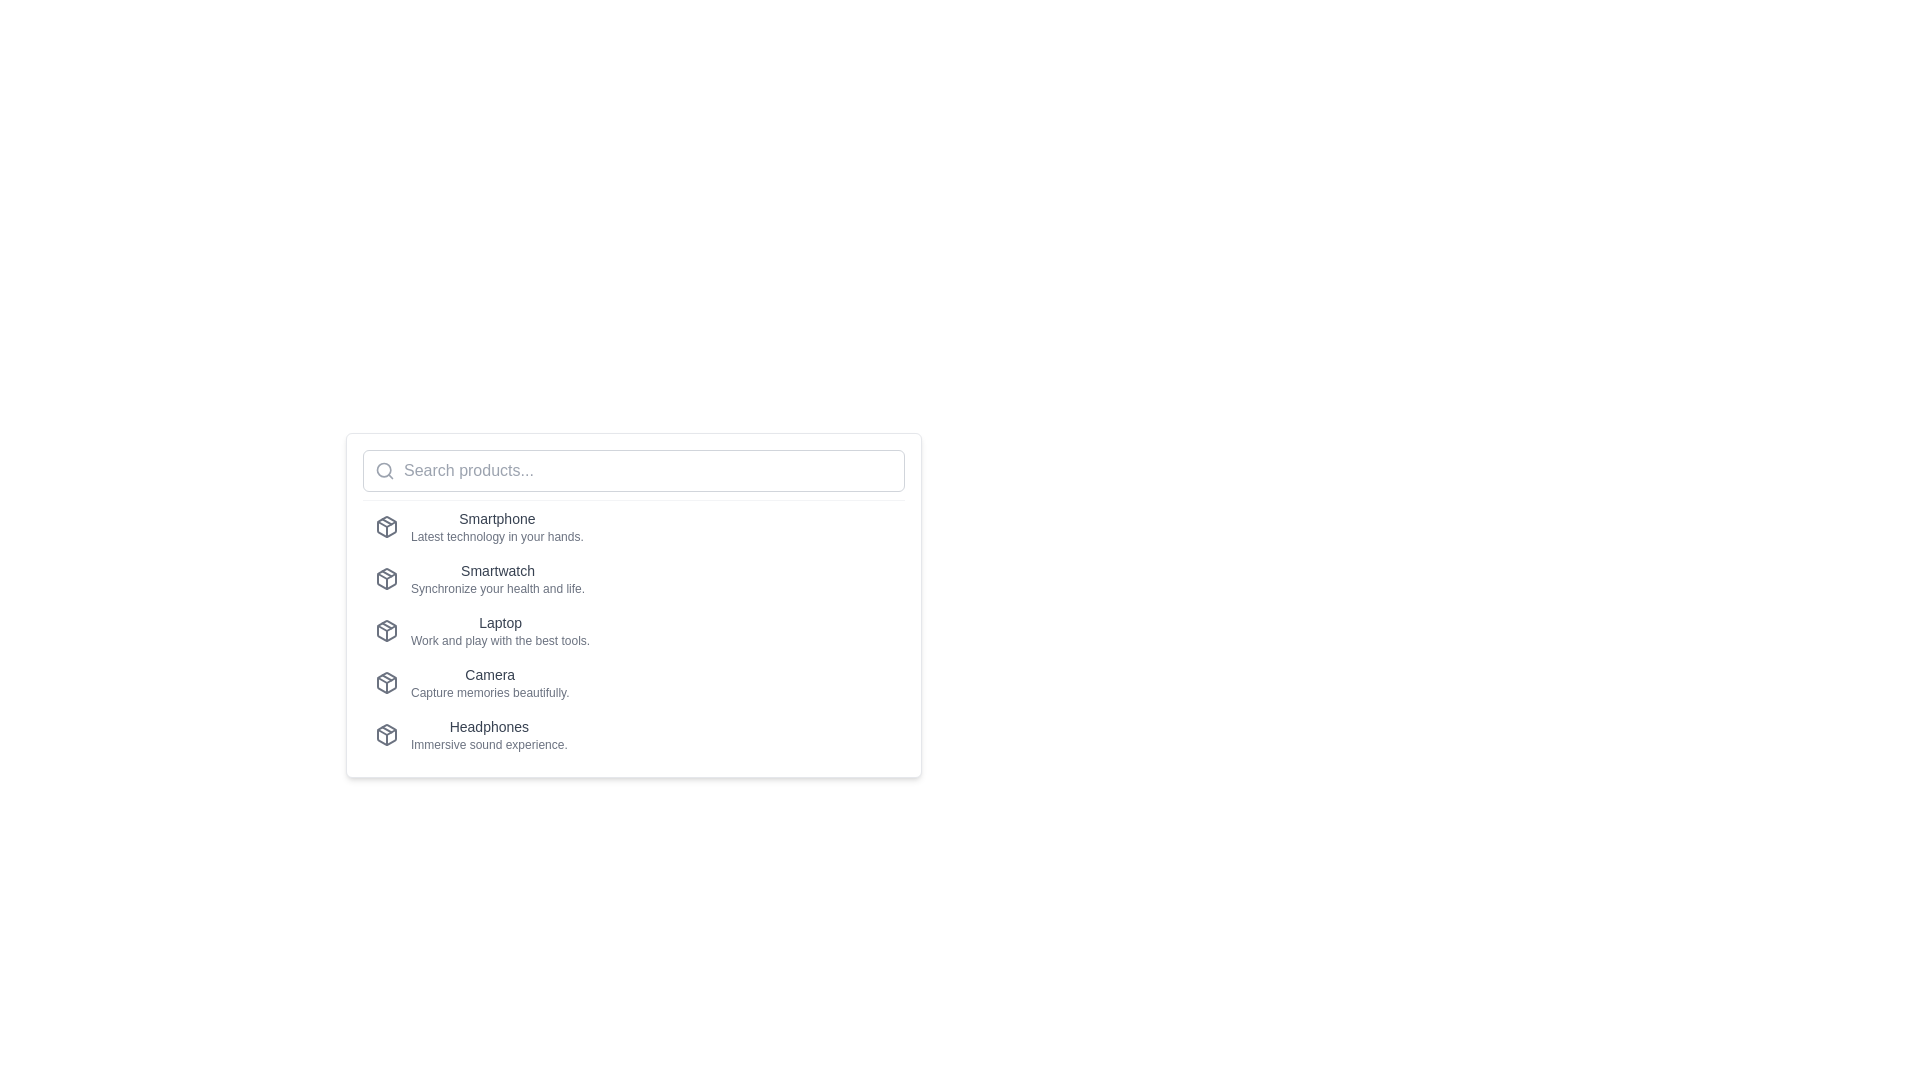 The height and width of the screenshot is (1080, 1920). What do you see at coordinates (497, 518) in the screenshot?
I see `text displayed in the header or title Text Label located in the top-left portion of the list, directly below the search bar in the modal` at bounding box center [497, 518].